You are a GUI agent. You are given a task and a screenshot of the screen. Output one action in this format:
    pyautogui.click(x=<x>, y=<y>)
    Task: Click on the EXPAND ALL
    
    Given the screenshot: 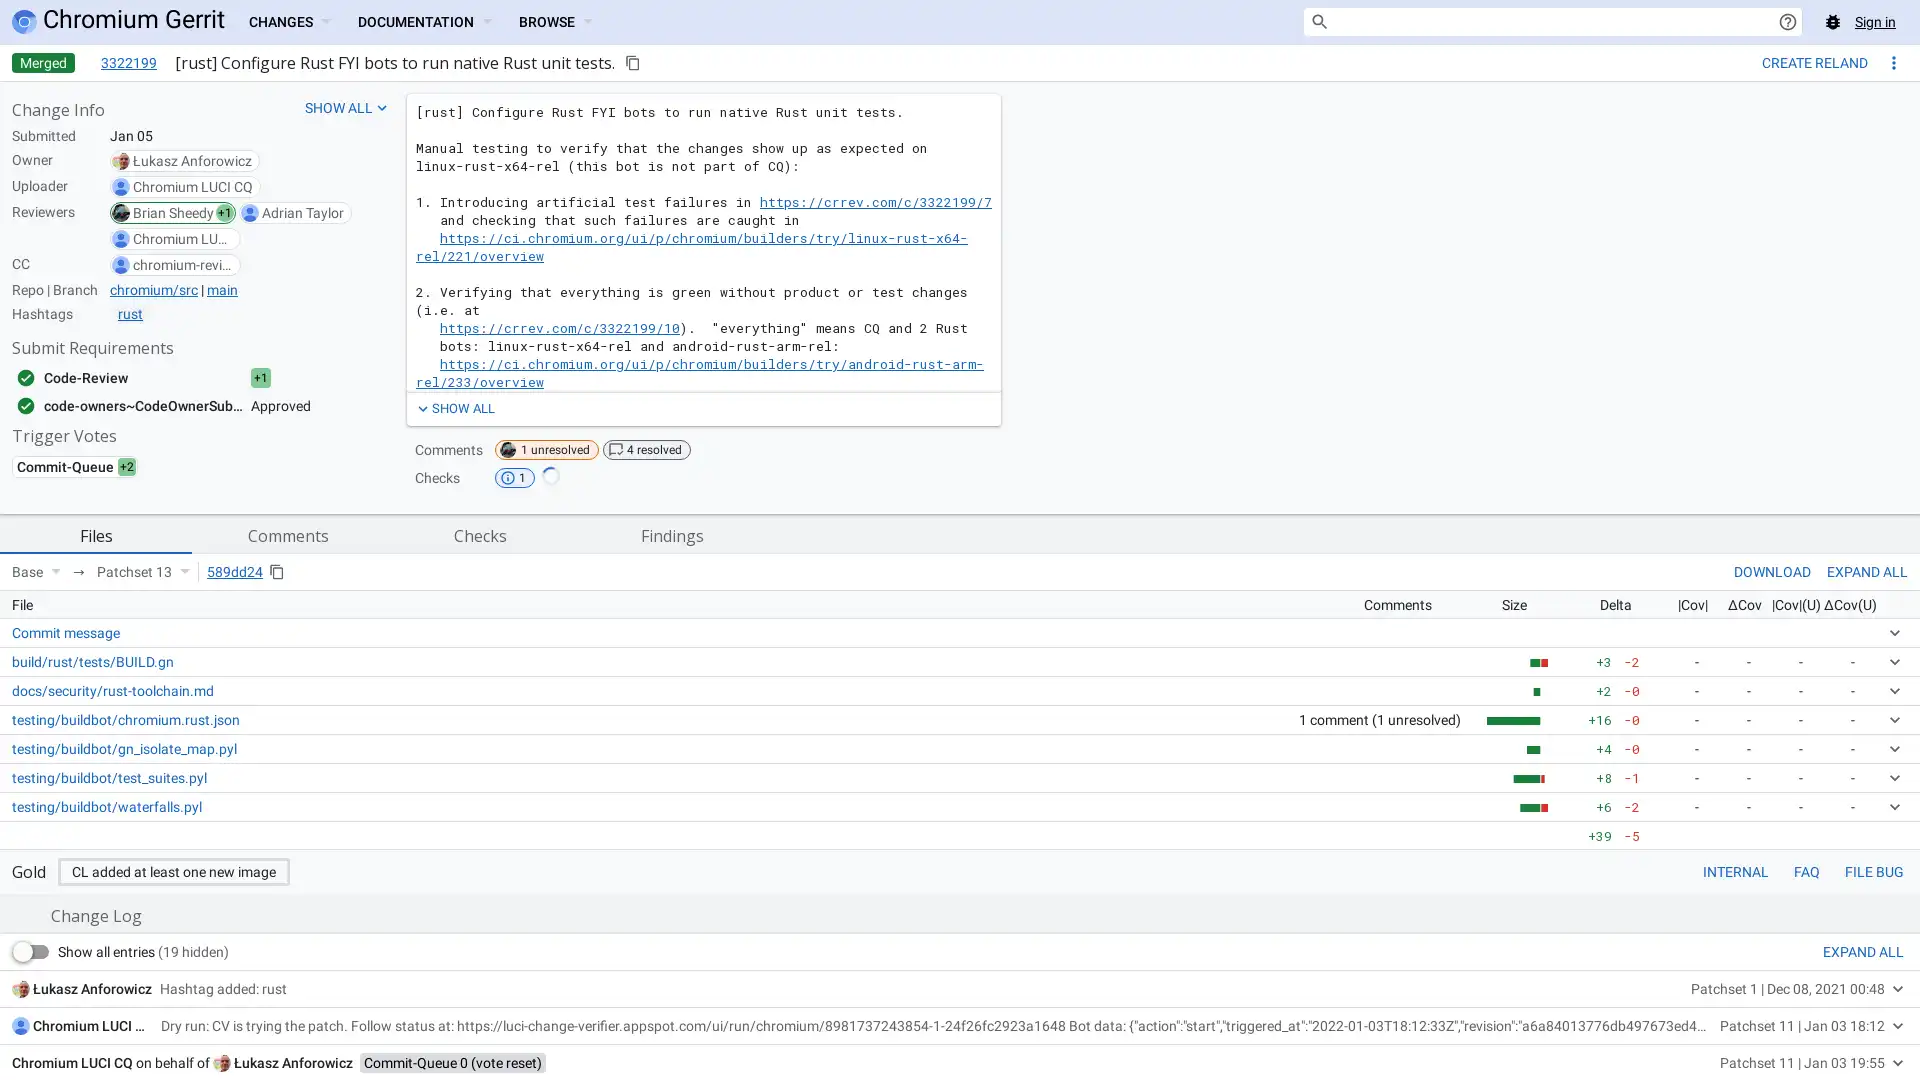 What is the action you would take?
    pyautogui.click(x=1866, y=571)
    